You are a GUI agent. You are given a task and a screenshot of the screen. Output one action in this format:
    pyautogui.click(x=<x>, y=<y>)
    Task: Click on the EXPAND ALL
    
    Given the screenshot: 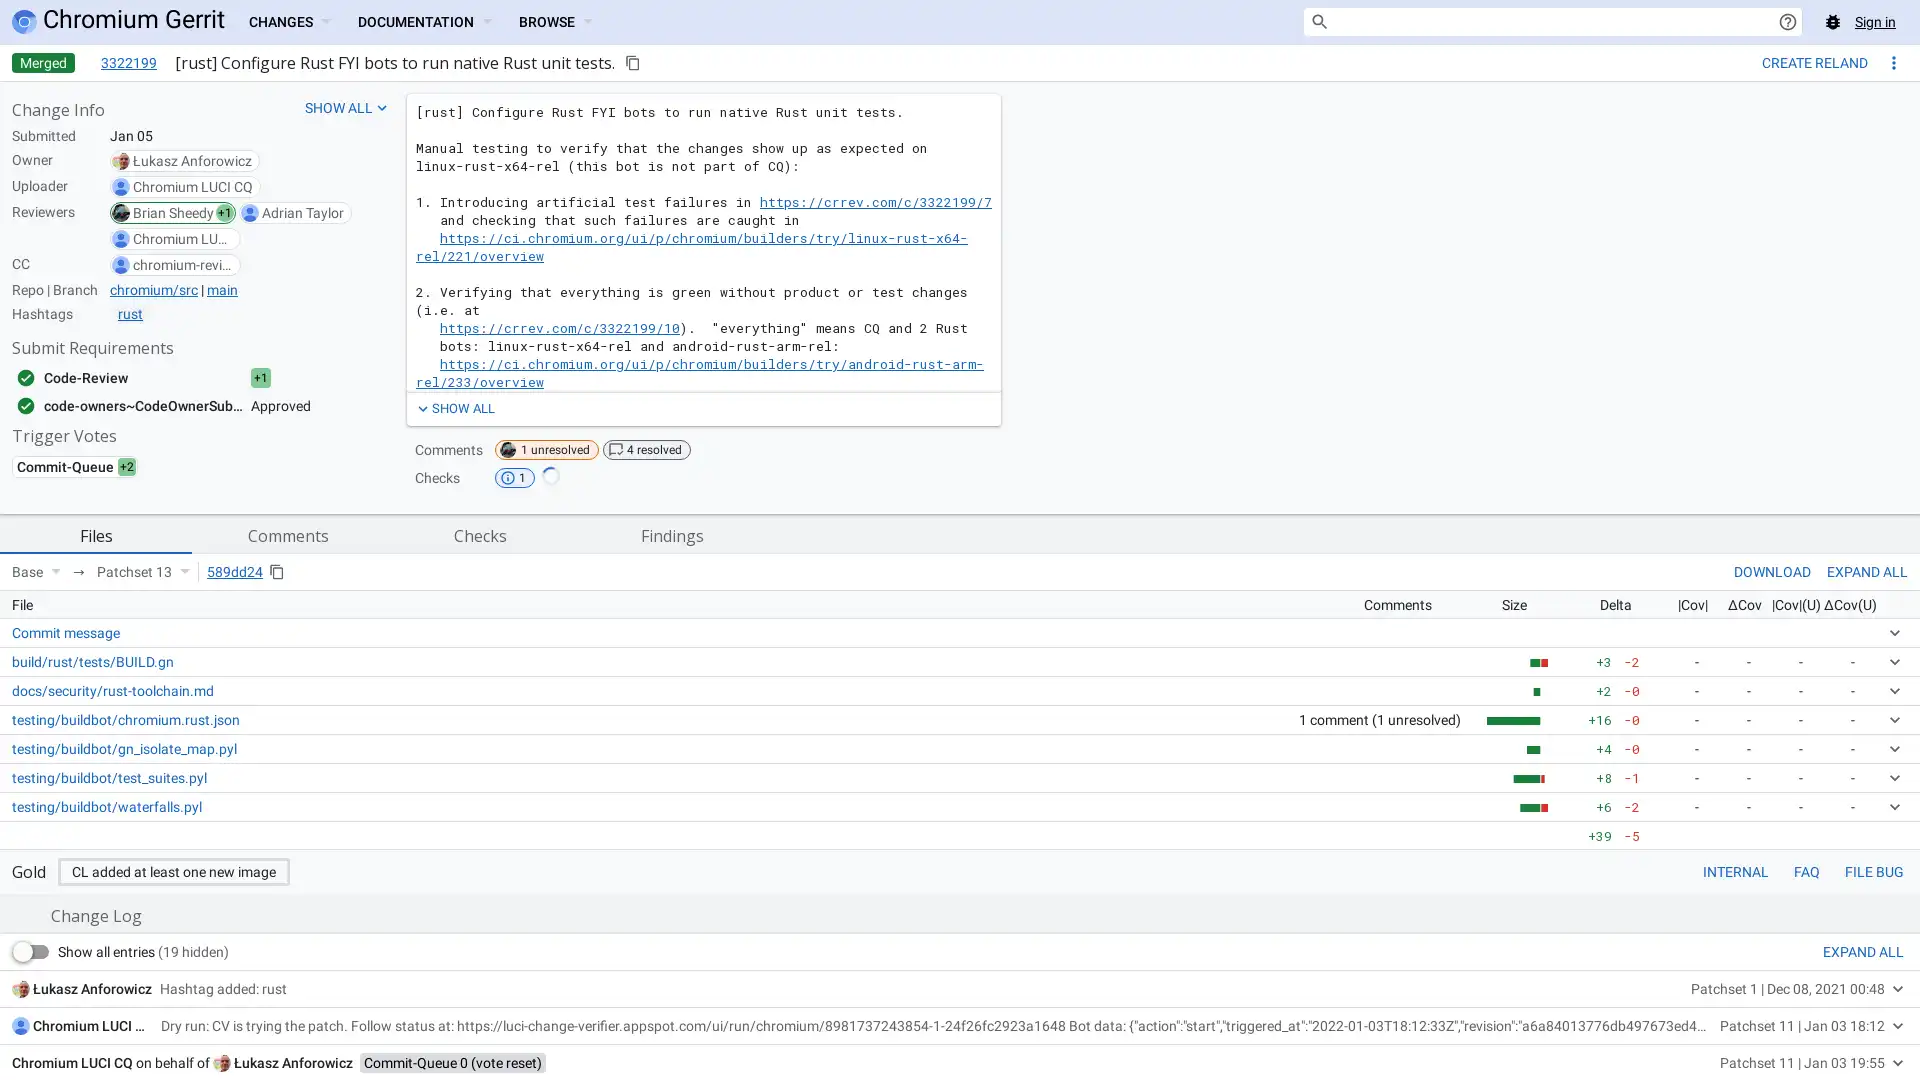 What is the action you would take?
    pyautogui.click(x=1866, y=571)
    